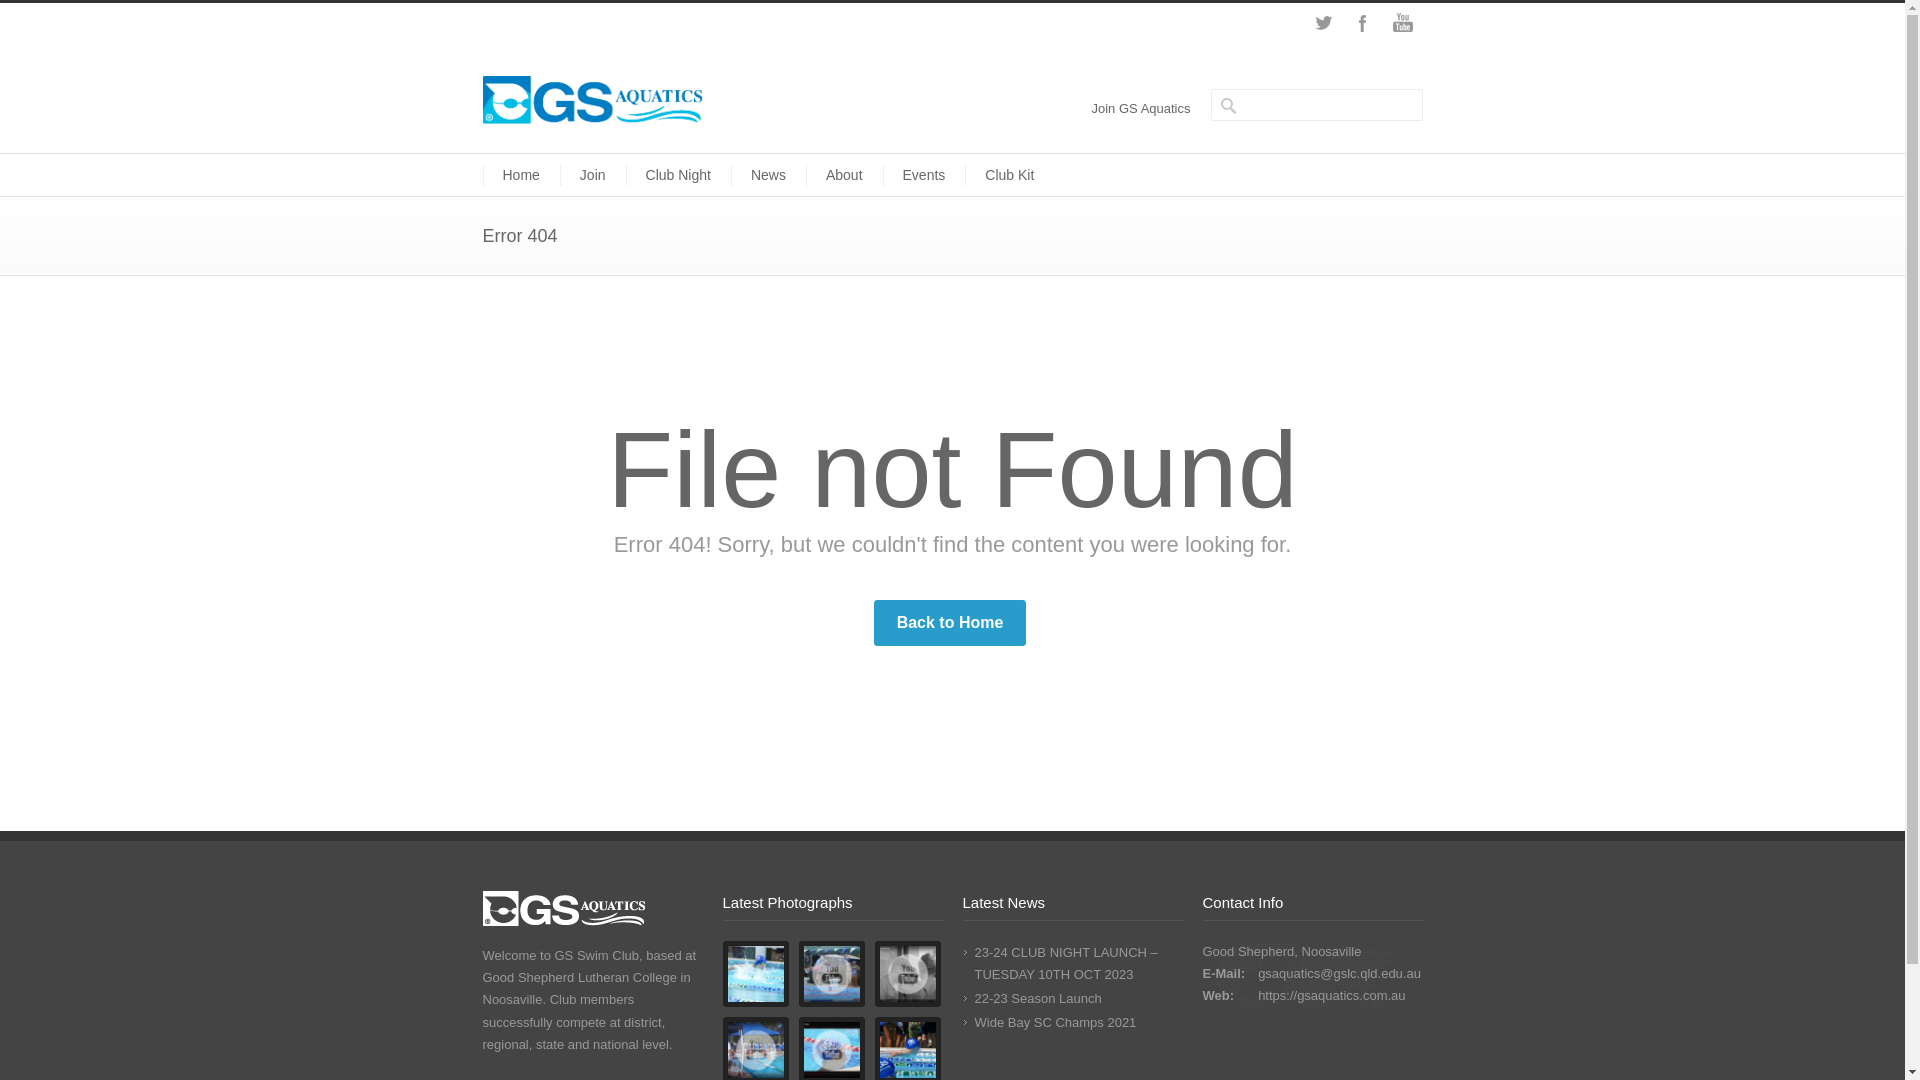  What do you see at coordinates (1037, 998) in the screenshot?
I see `'22-23 Season Launch'` at bounding box center [1037, 998].